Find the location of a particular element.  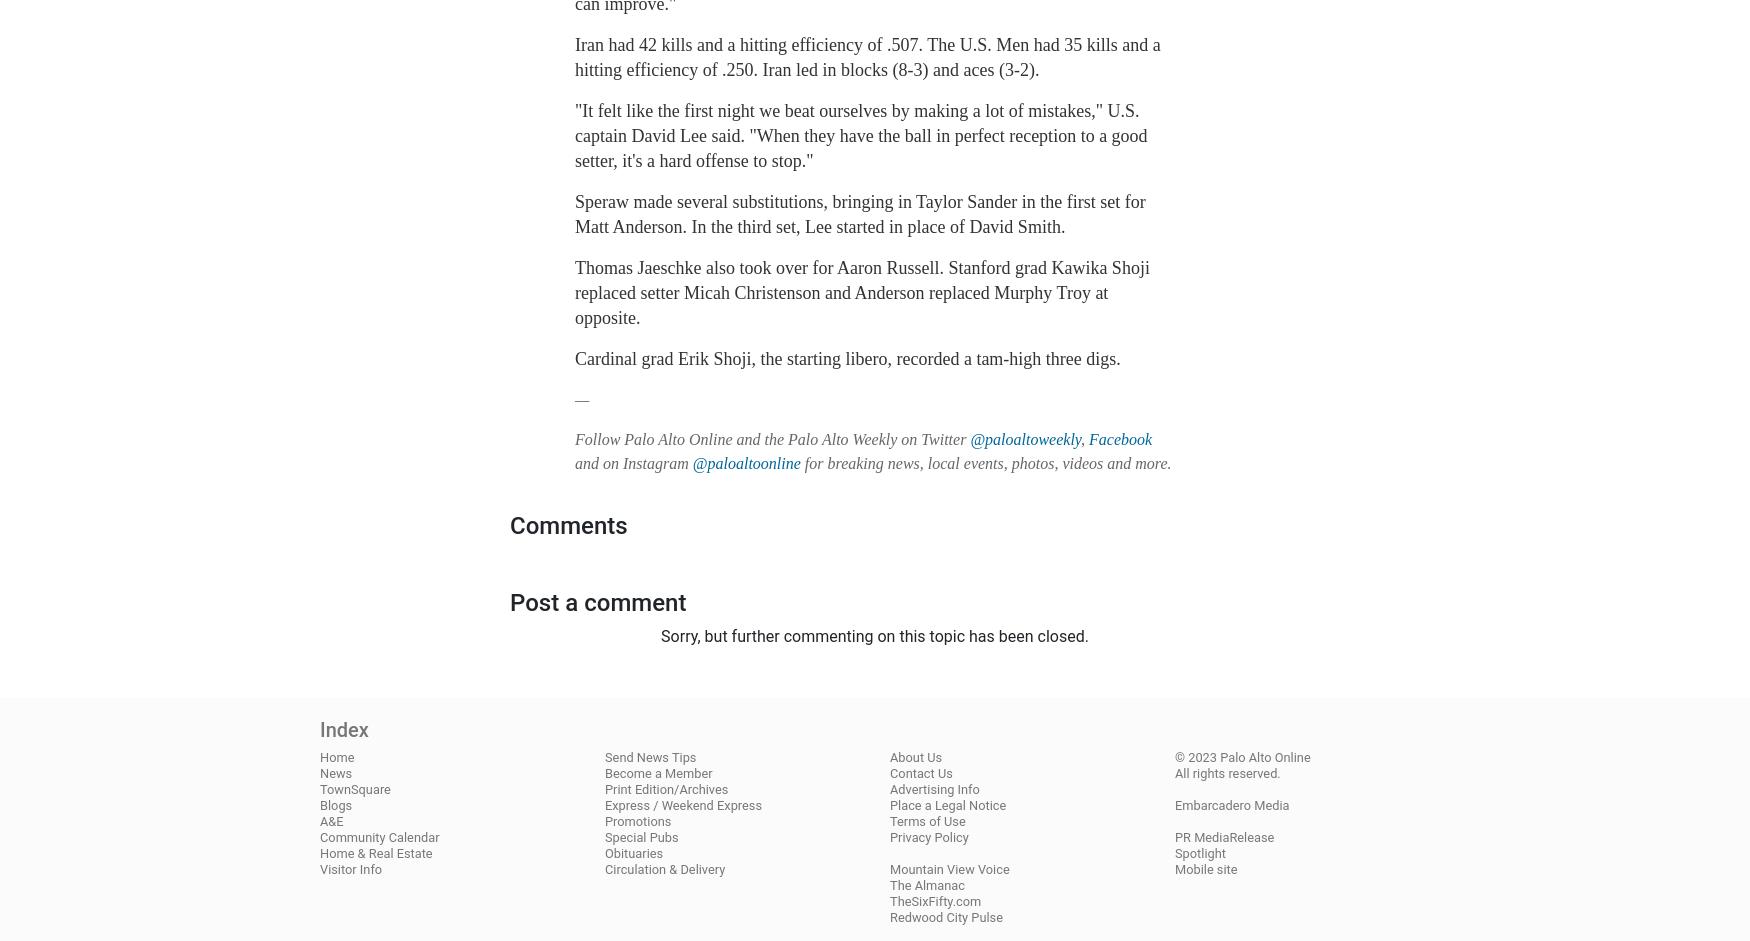

'Special Pubs' is located at coordinates (640, 835).